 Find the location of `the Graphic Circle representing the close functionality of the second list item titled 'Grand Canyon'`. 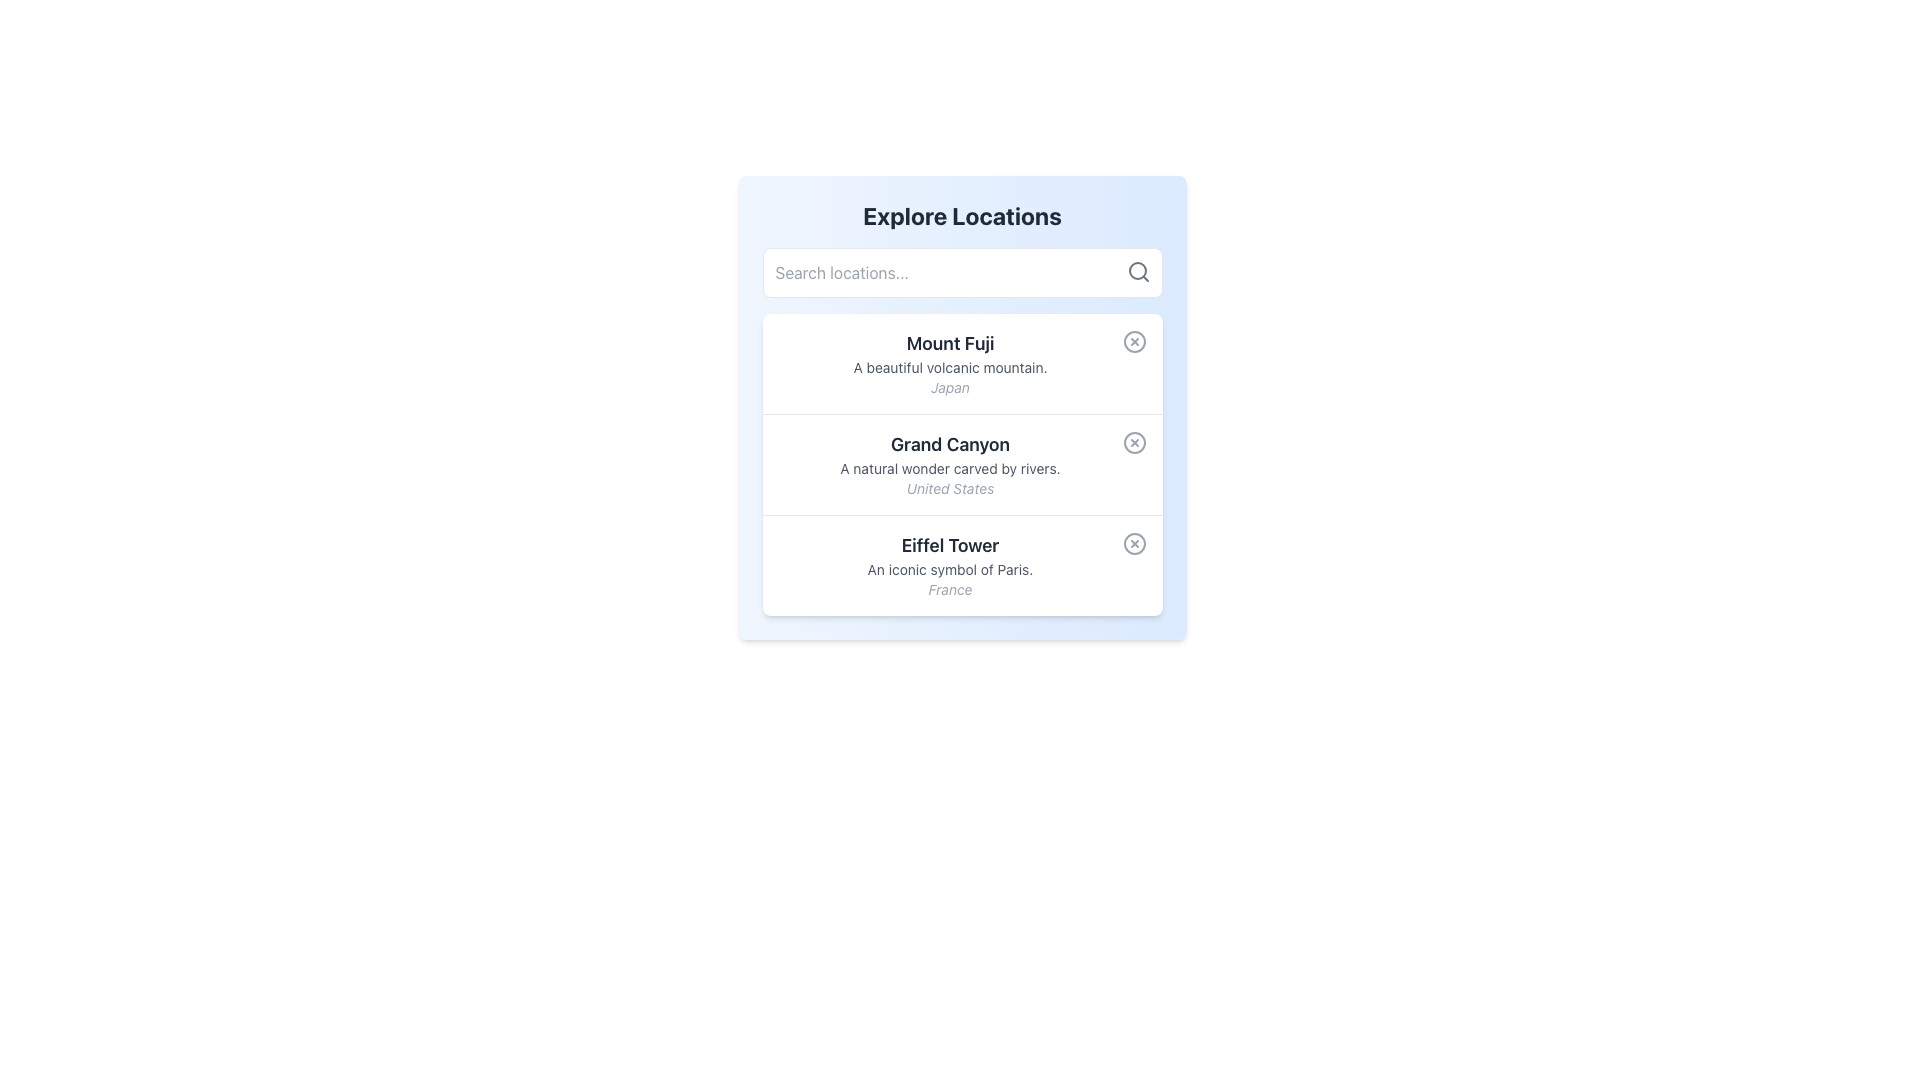

the Graphic Circle representing the close functionality of the second list item titled 'Grand Canyon' is located at coordinates (1134, 442).